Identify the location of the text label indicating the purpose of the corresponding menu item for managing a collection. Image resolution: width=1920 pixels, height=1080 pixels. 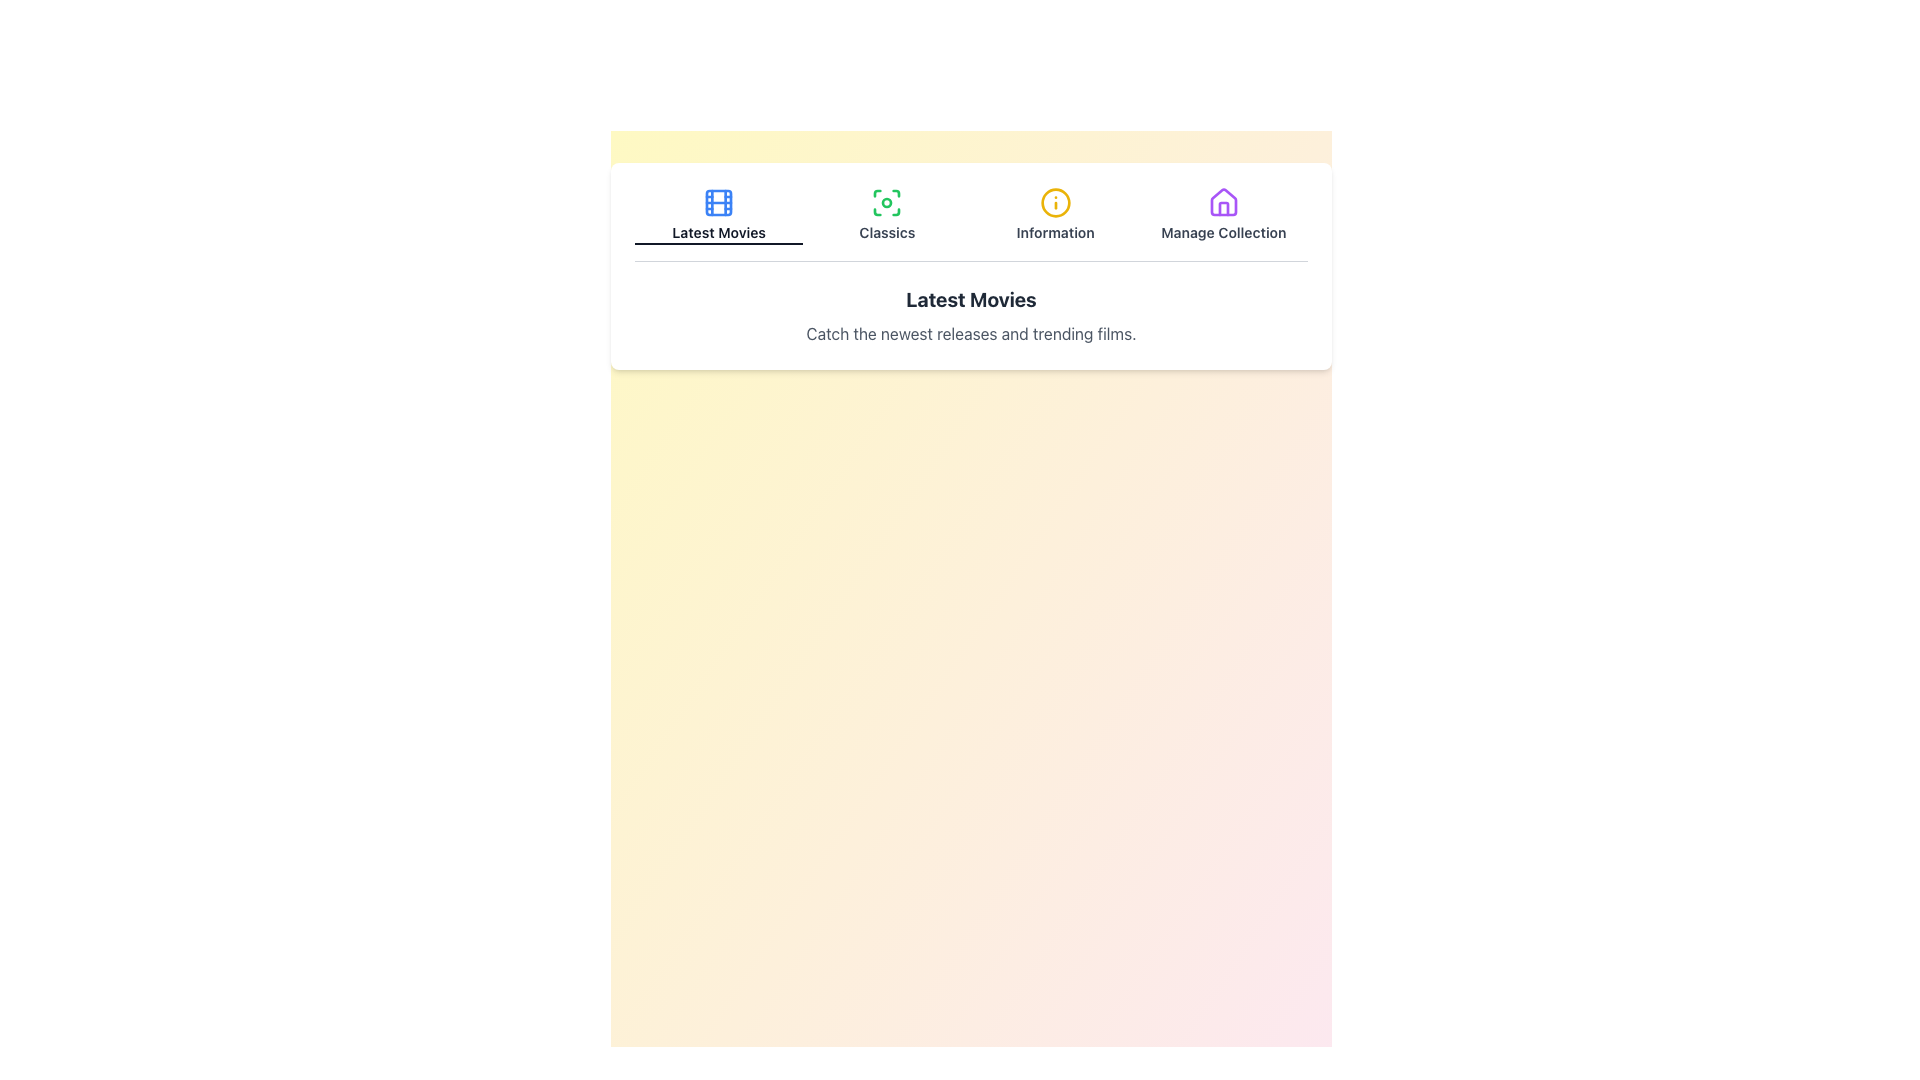
(1222, 231).